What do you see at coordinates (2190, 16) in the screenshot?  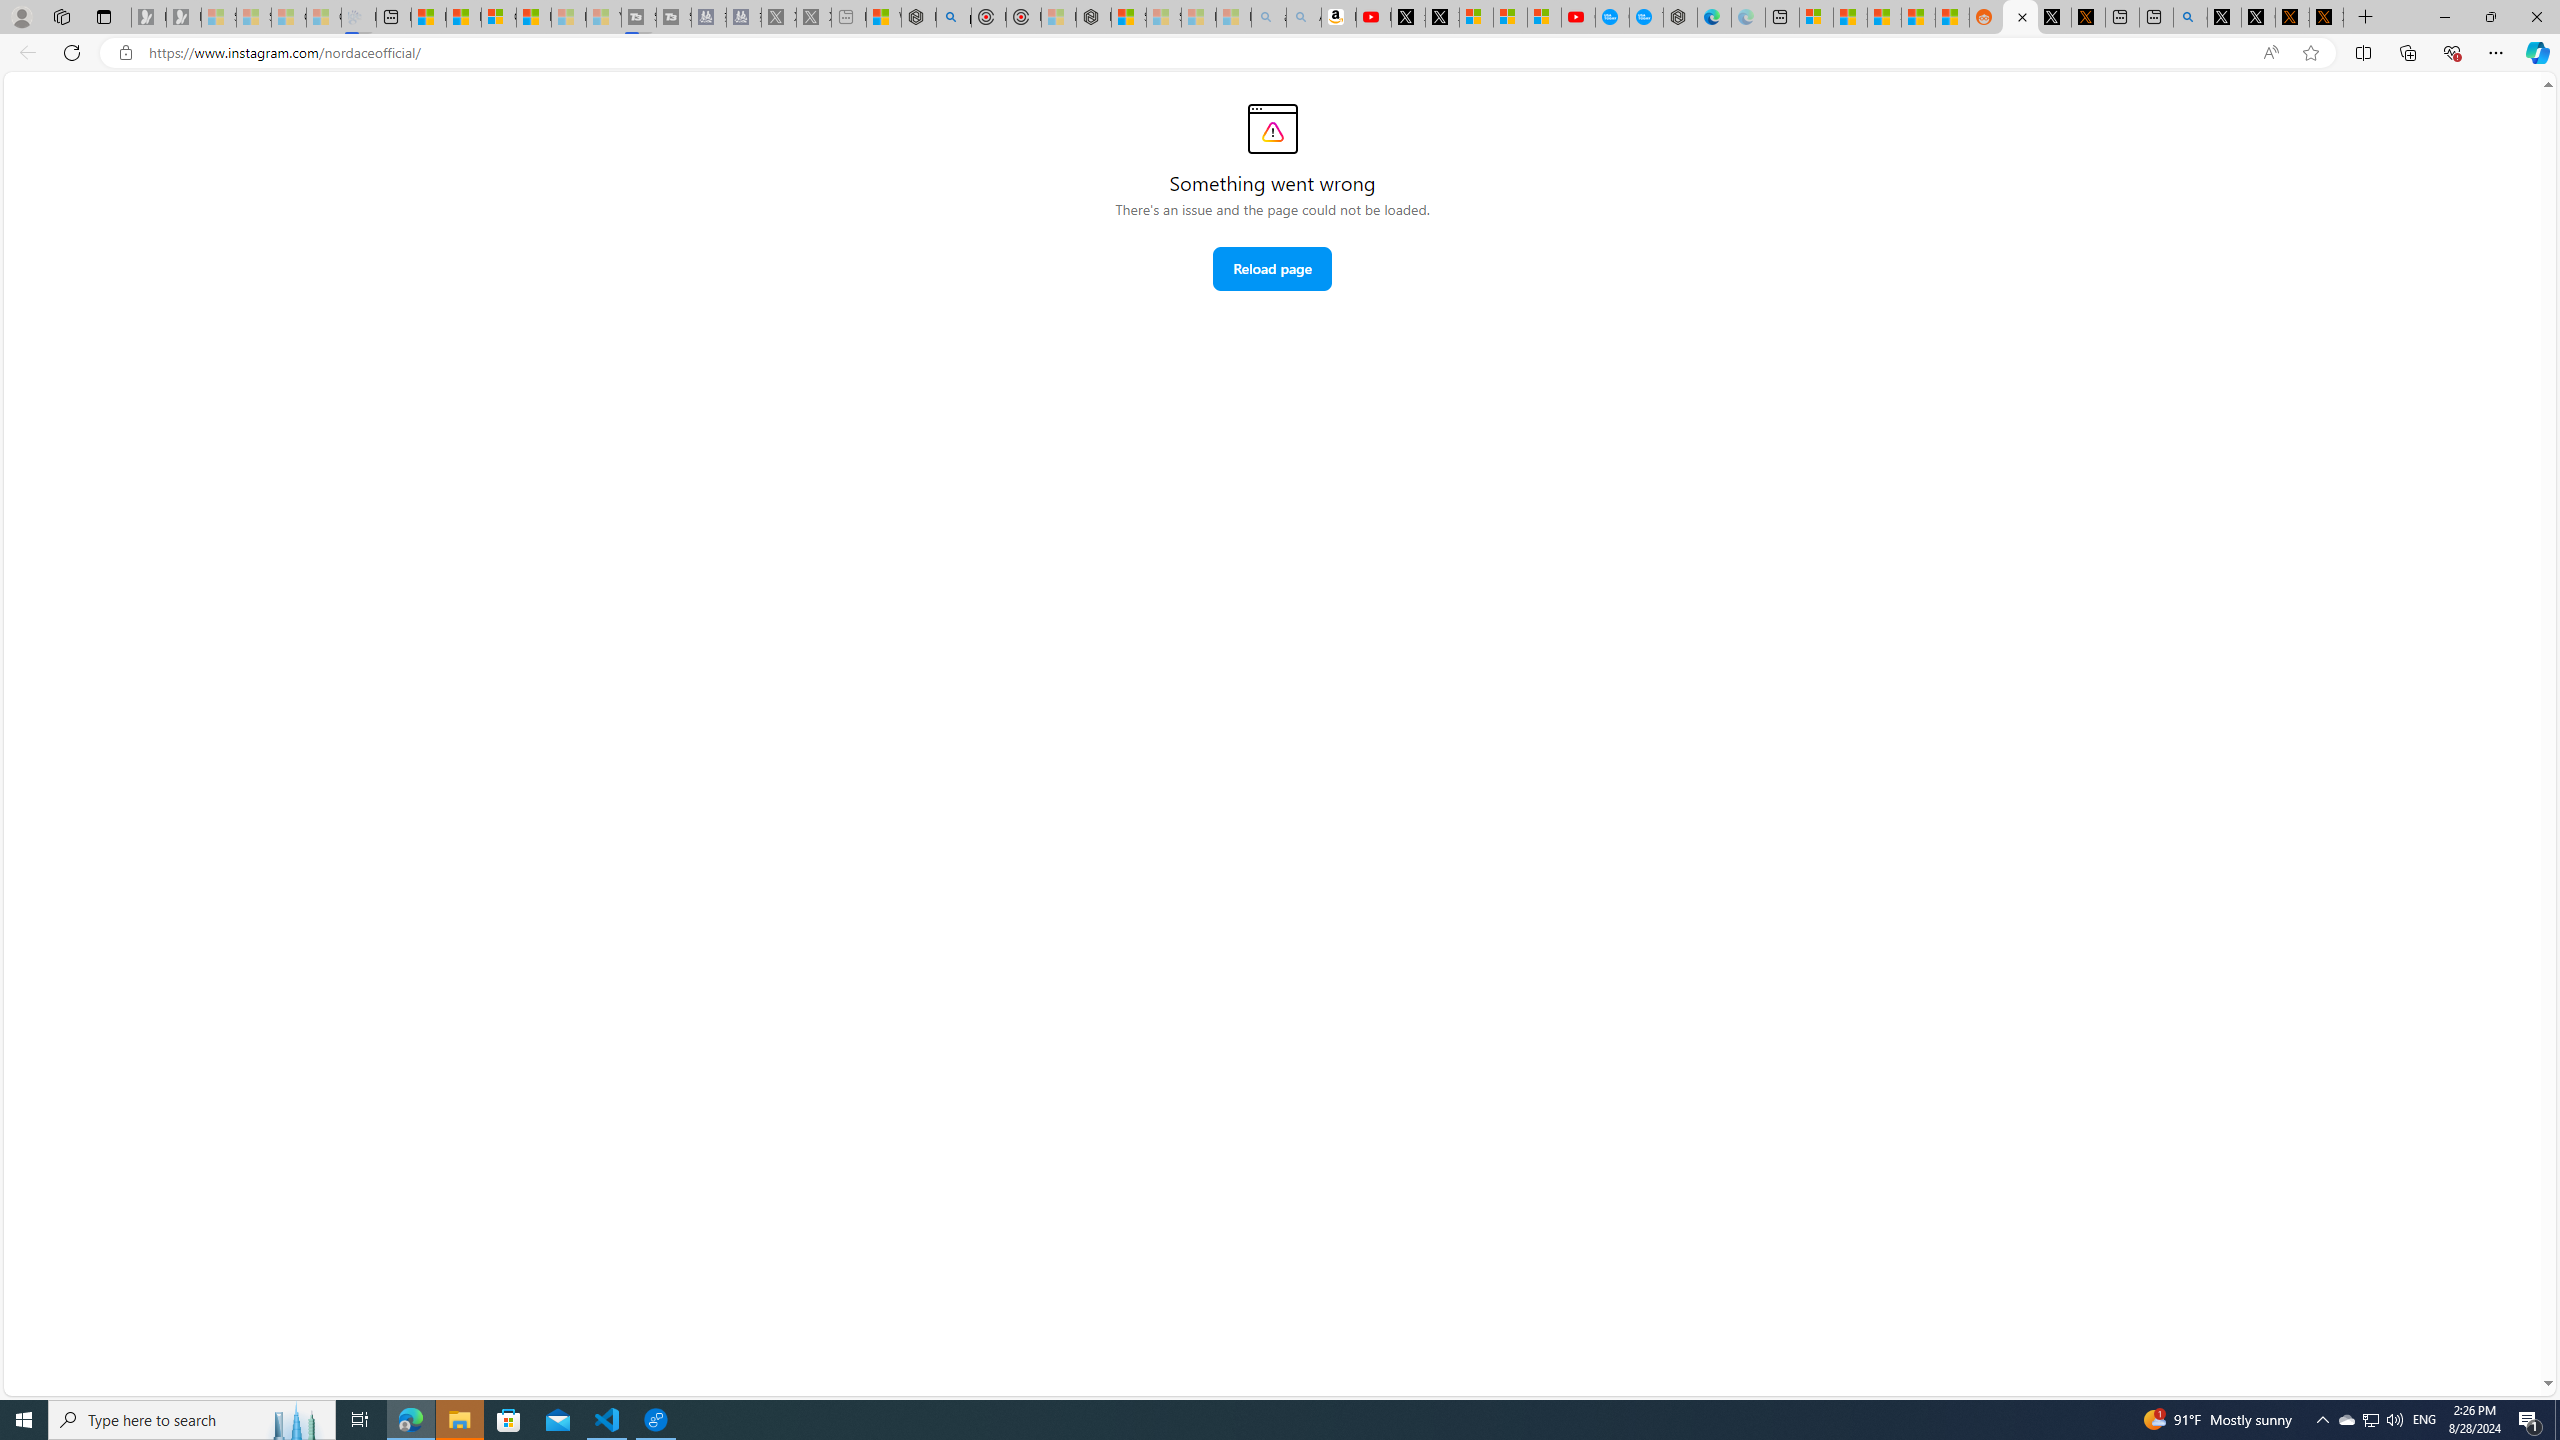 I see `'github - Search'` at bounding box center [2190, 16].